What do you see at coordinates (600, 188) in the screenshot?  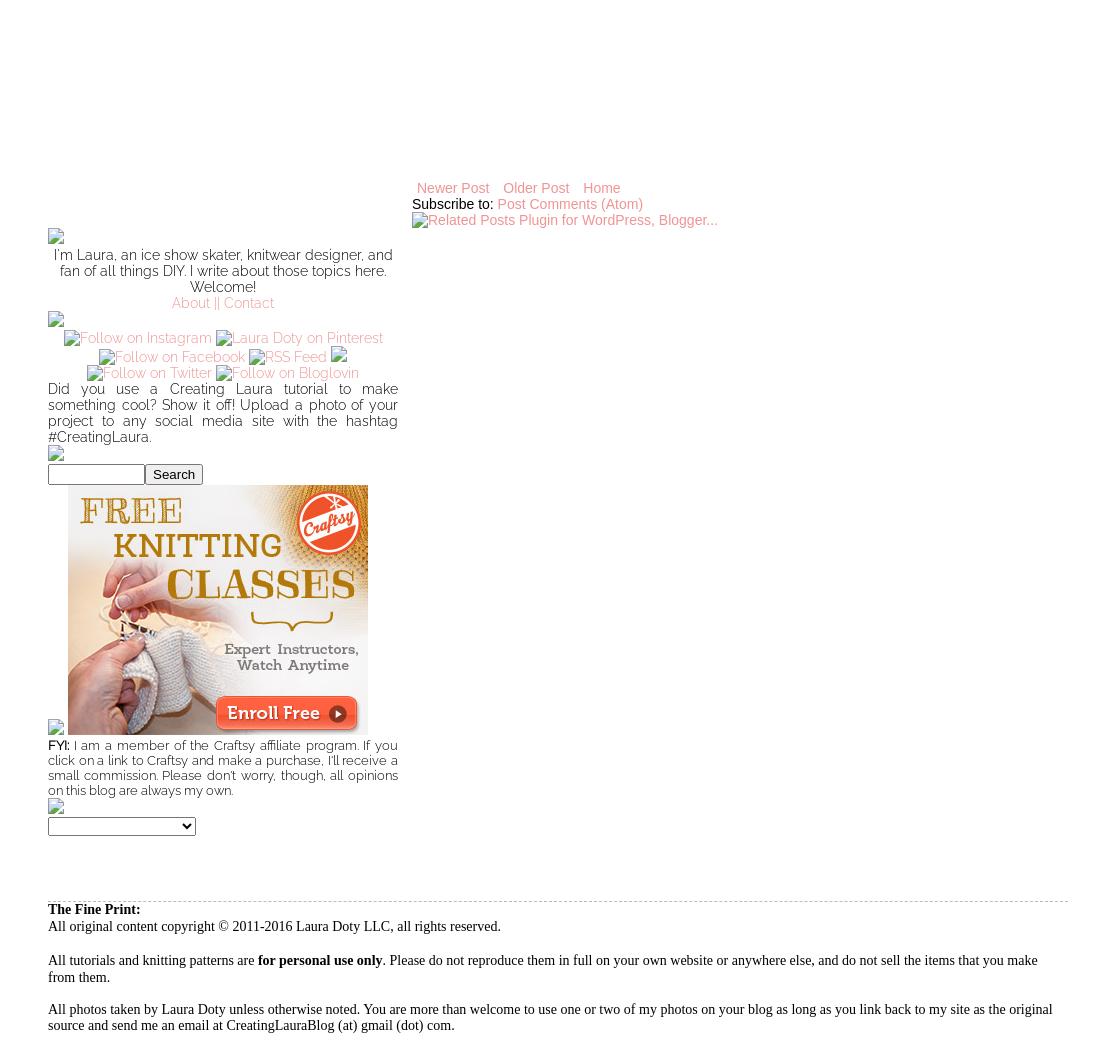 I see `'Home'` at bounding box center [600, 188].